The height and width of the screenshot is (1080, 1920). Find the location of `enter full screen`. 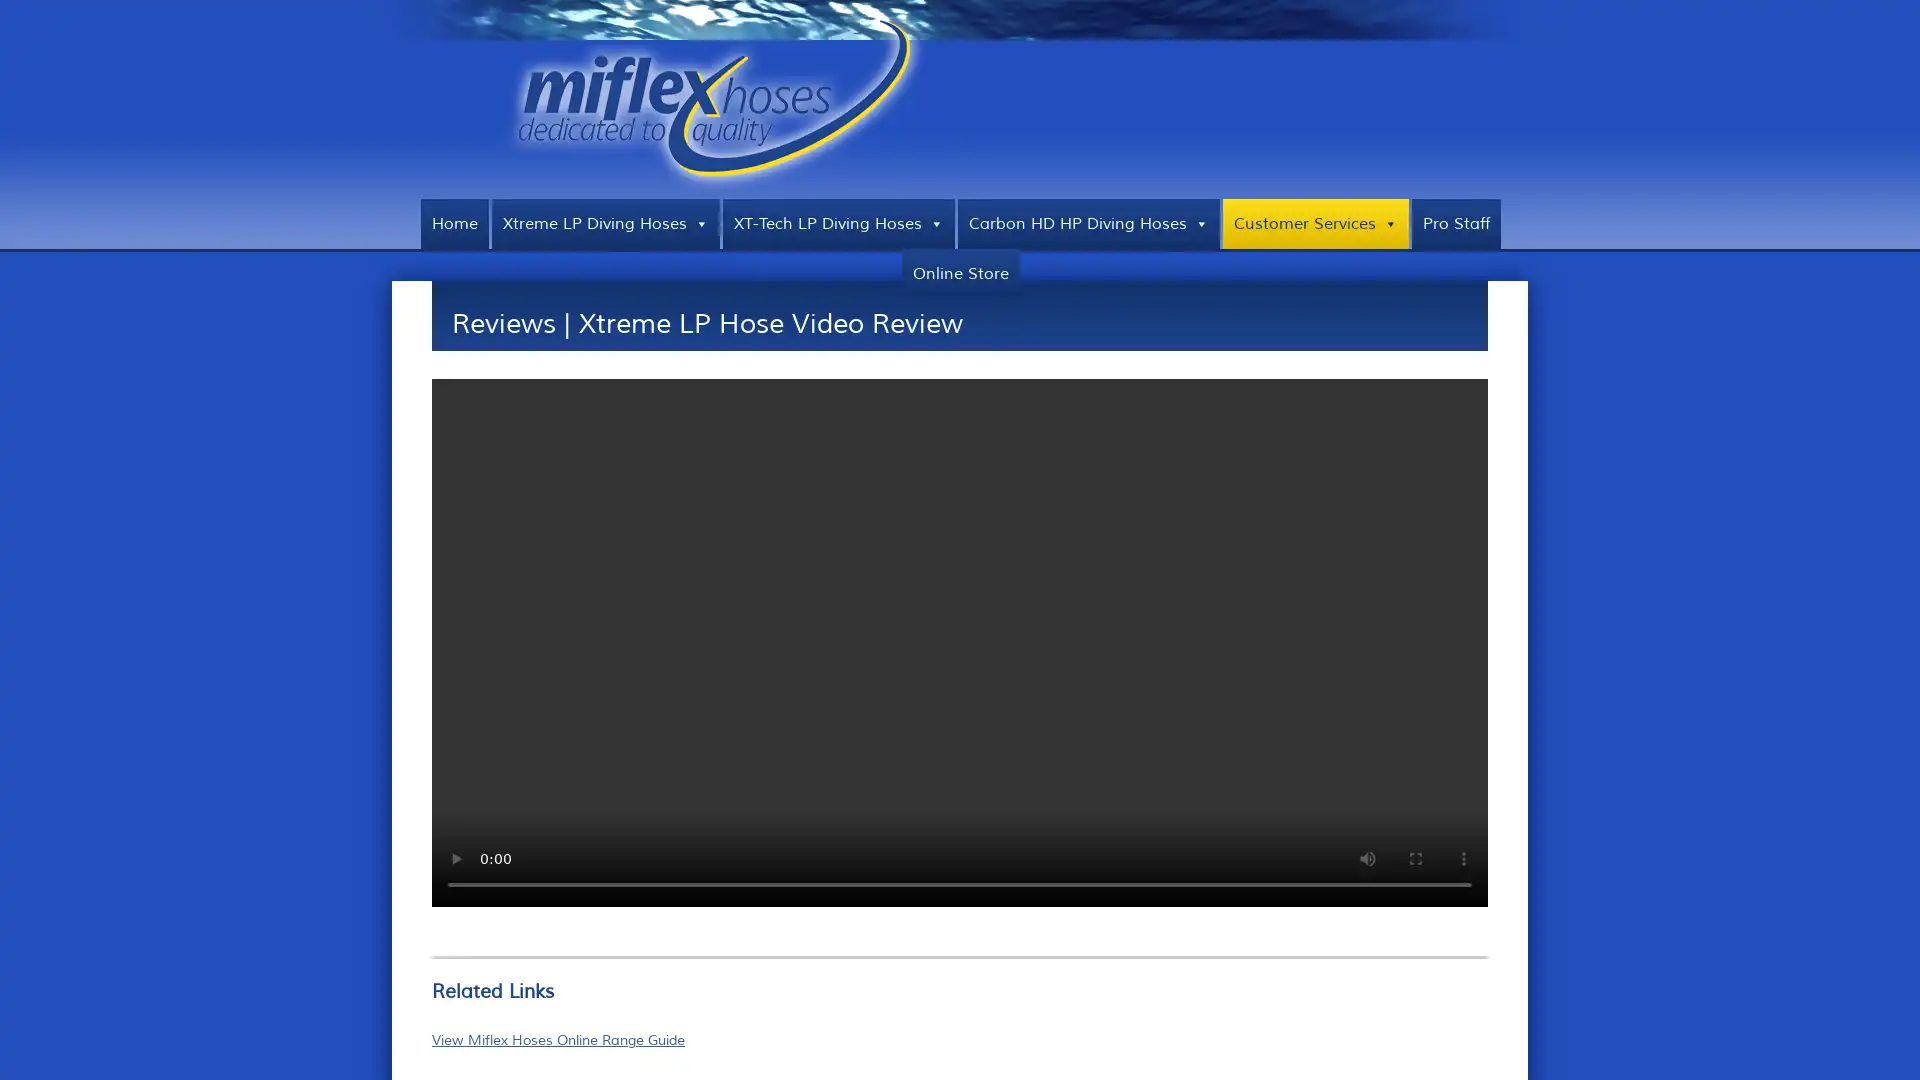

enter full screen is located at coordinates (1415, 856).